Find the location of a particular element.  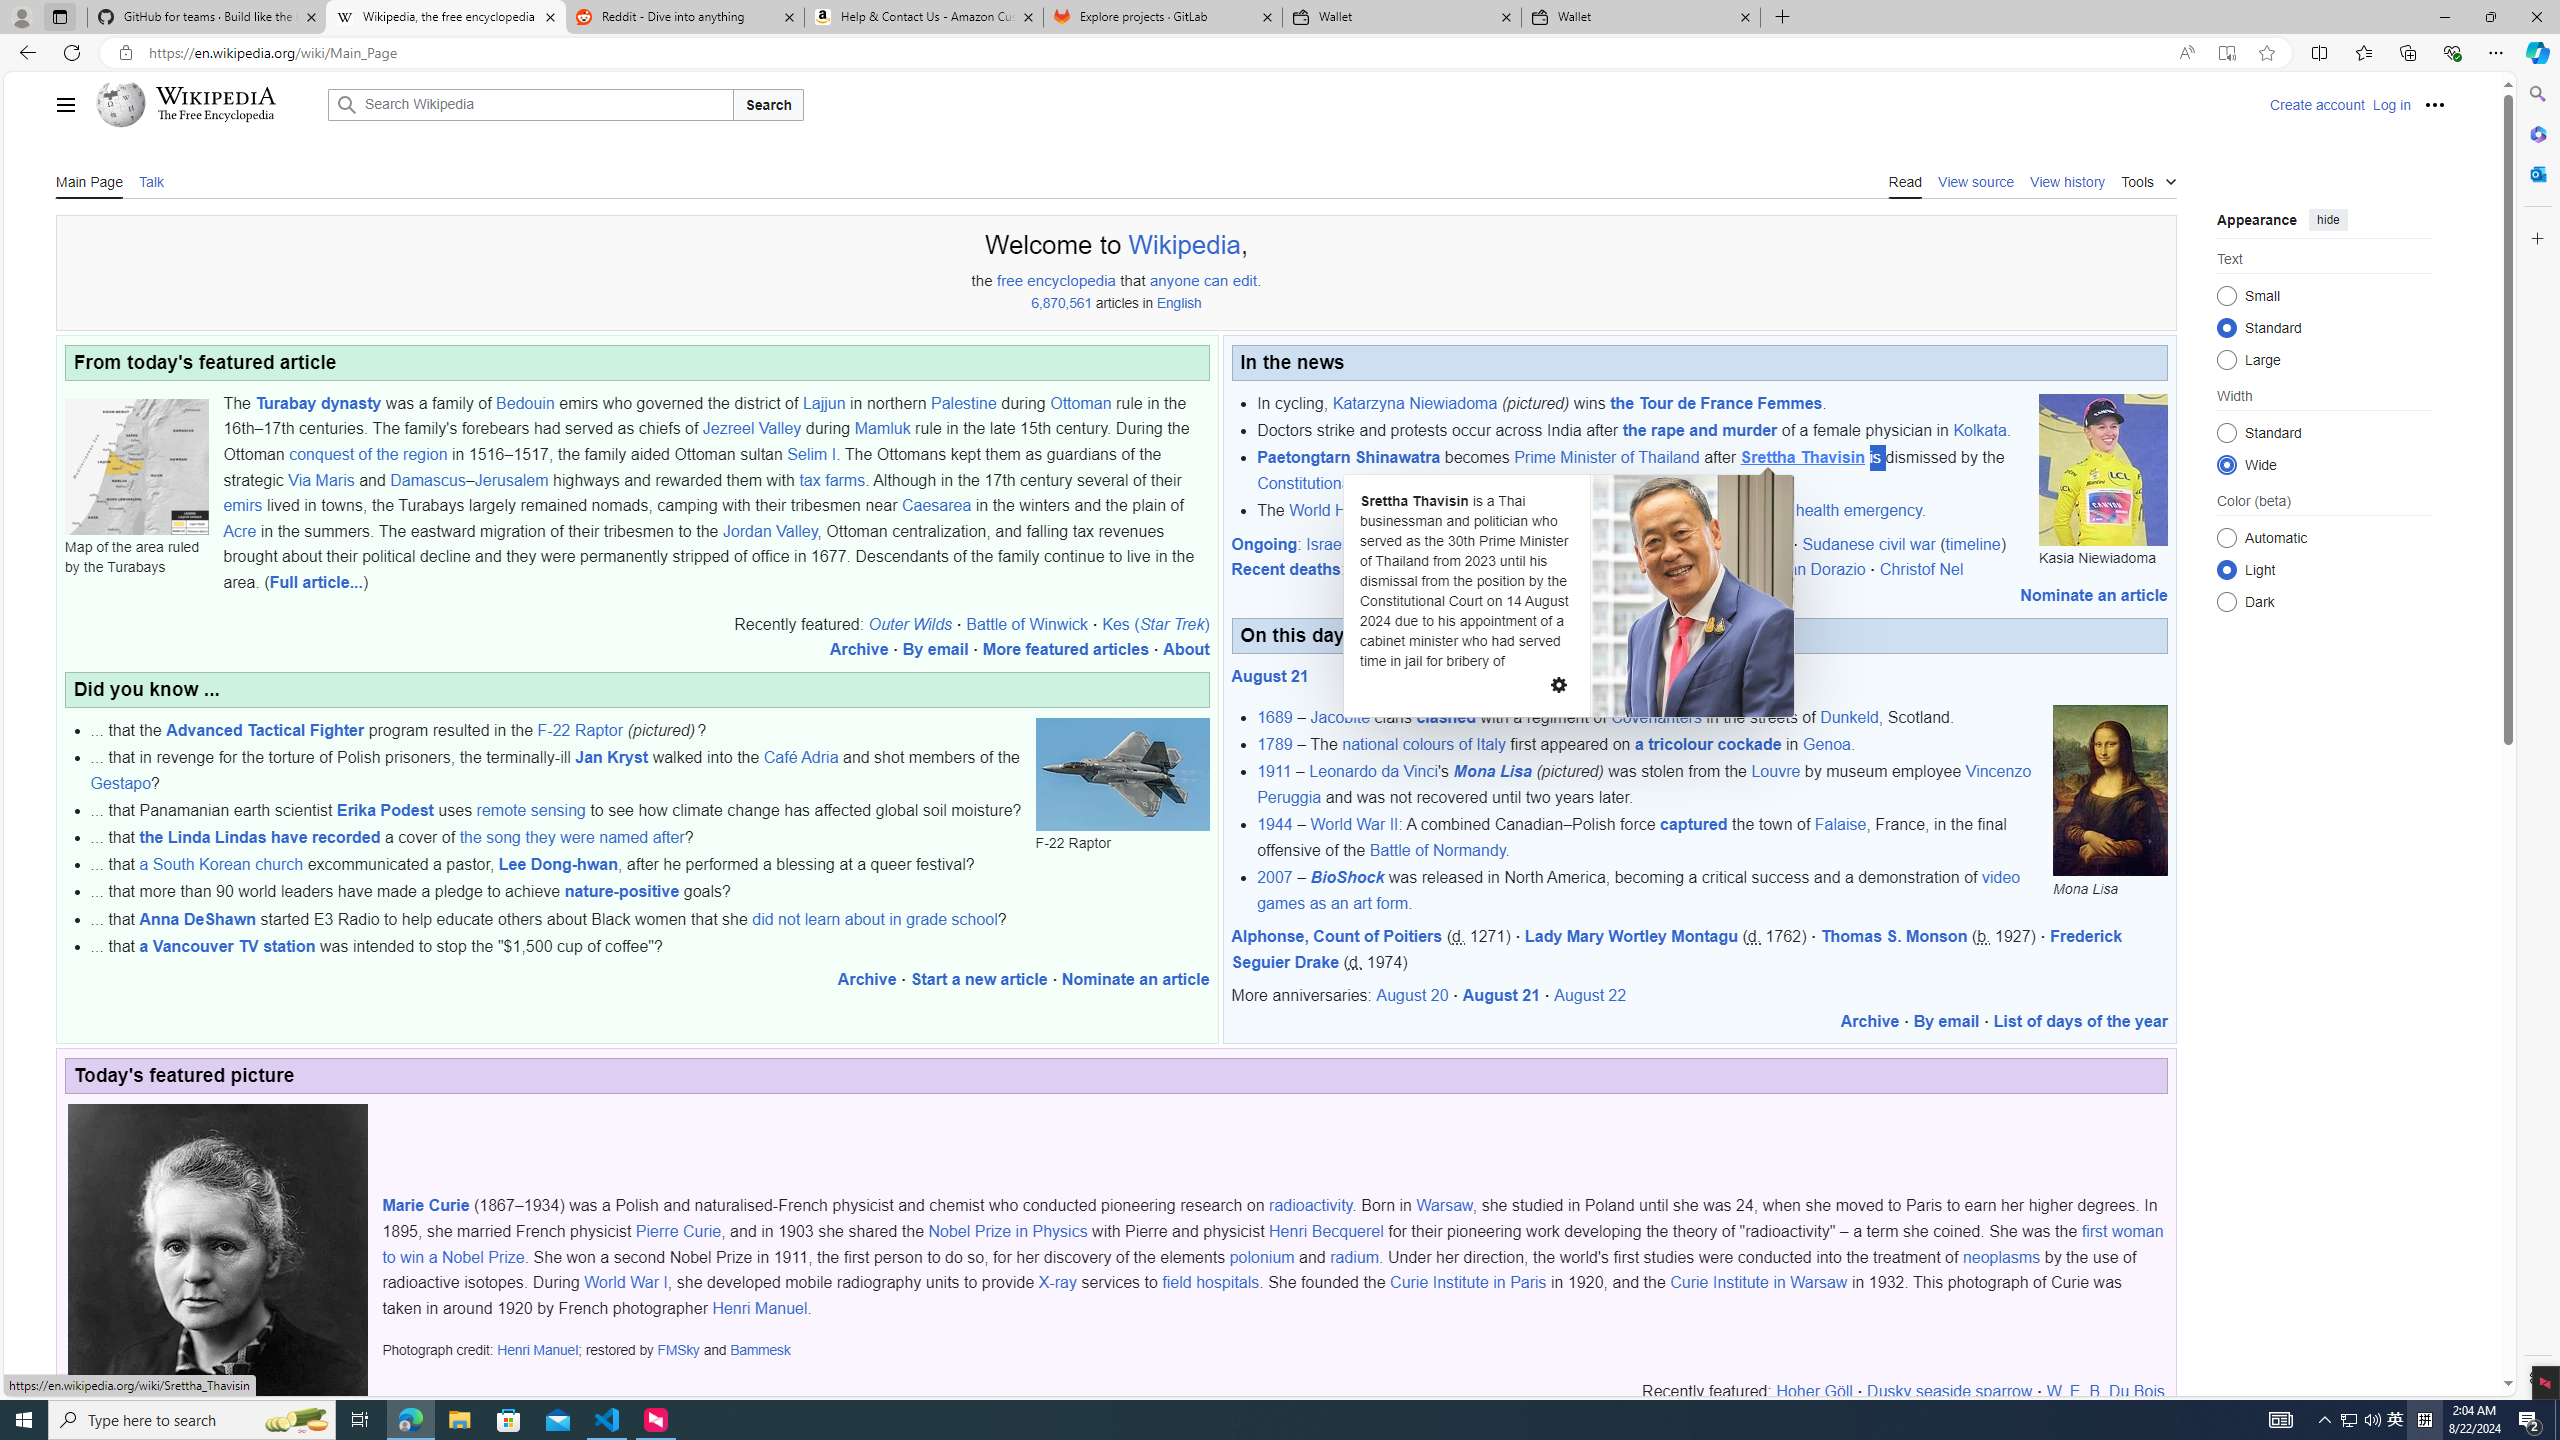

'Small' is located at coordinates (2226, 294).